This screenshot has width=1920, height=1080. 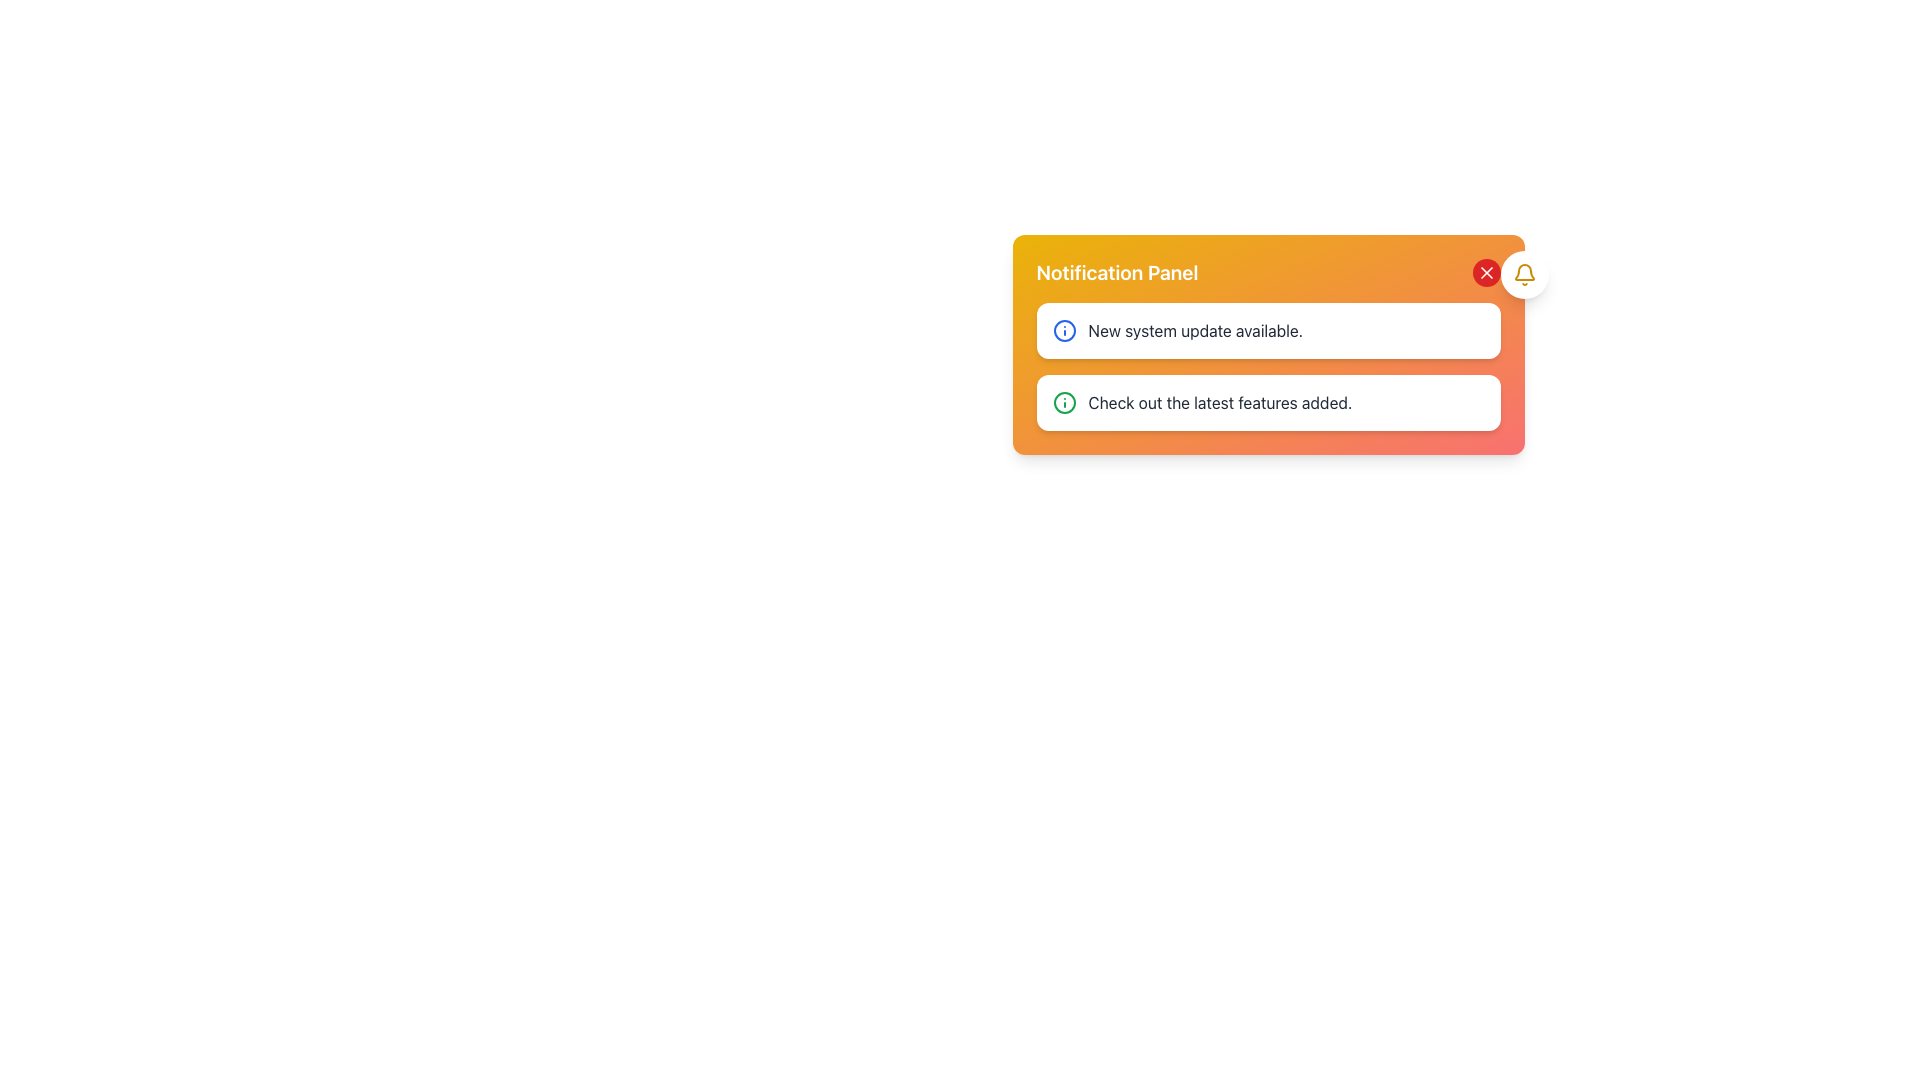 I want to click on the notification bell icon button located in the top-right corner of the notification panel, so click(x=1523, y=274).